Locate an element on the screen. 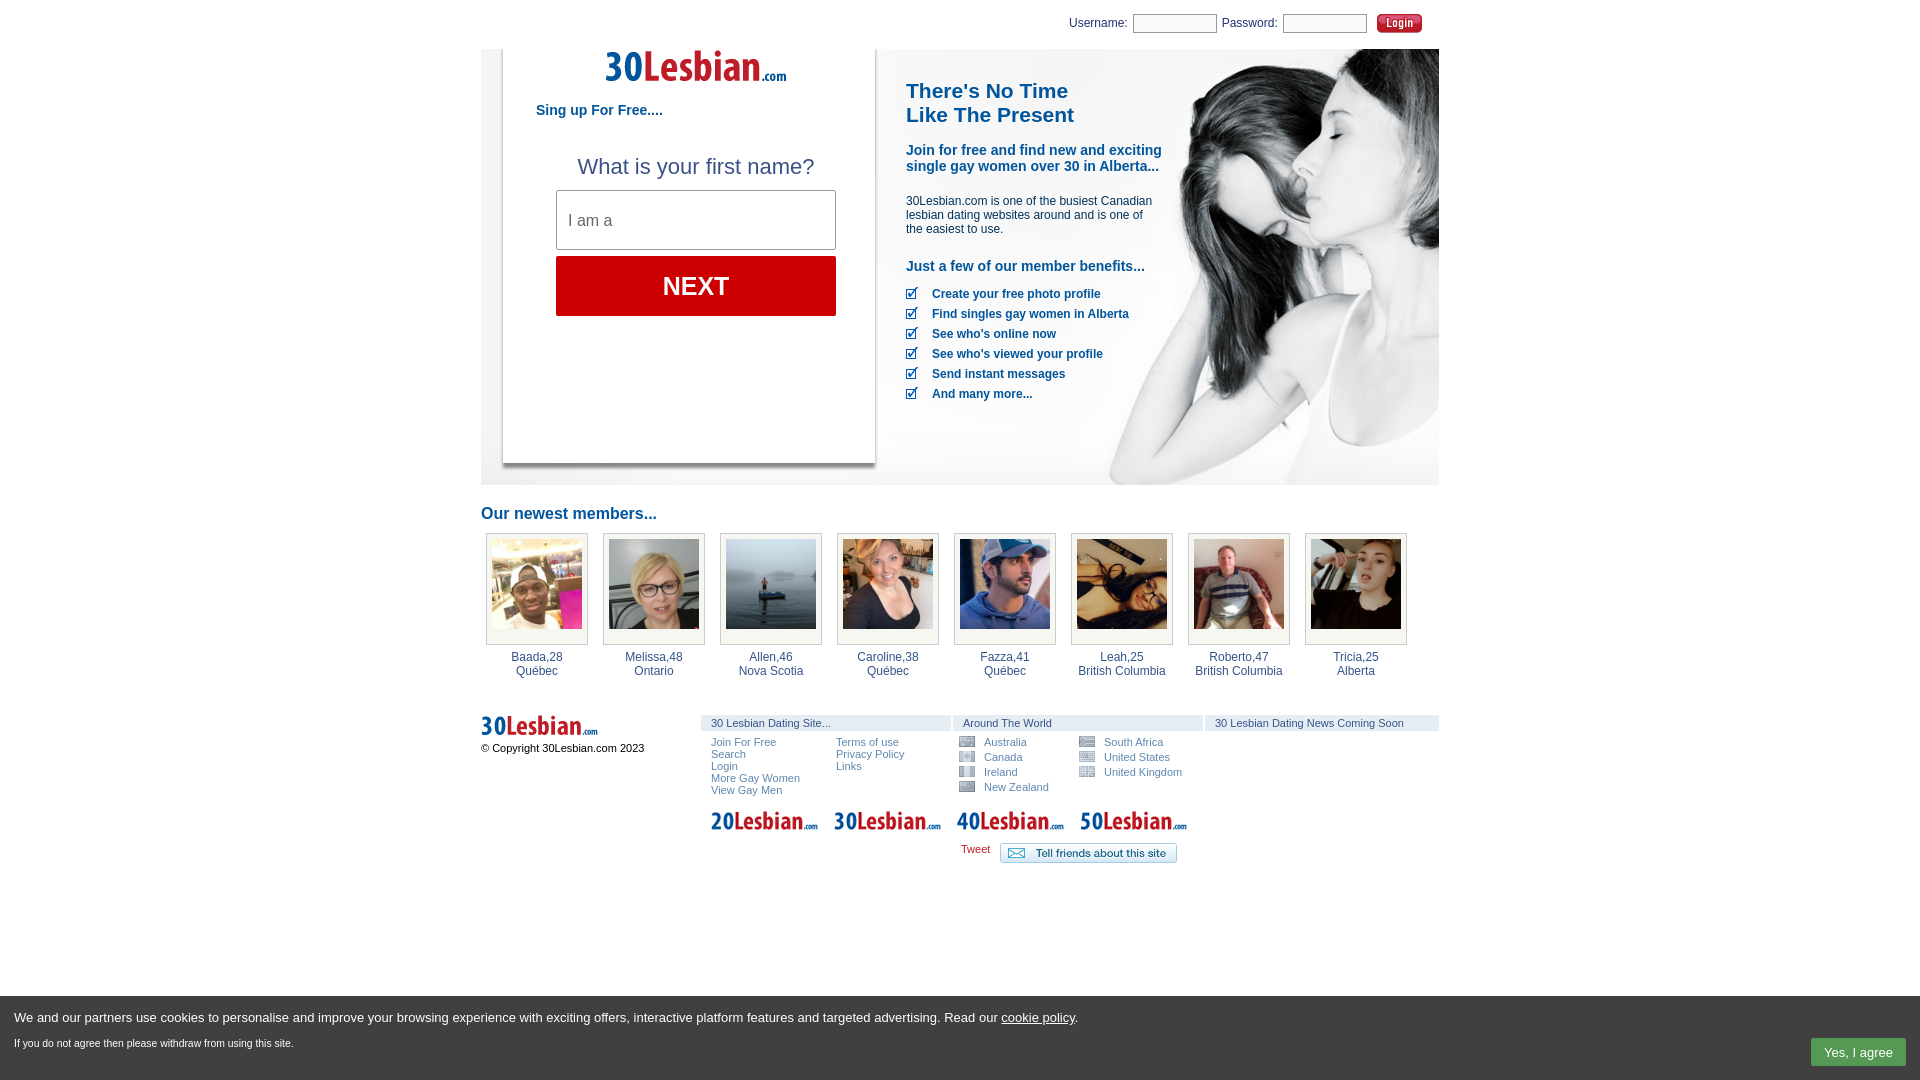  '20 Lesbian Dating' is located at coordinates (763, 832).